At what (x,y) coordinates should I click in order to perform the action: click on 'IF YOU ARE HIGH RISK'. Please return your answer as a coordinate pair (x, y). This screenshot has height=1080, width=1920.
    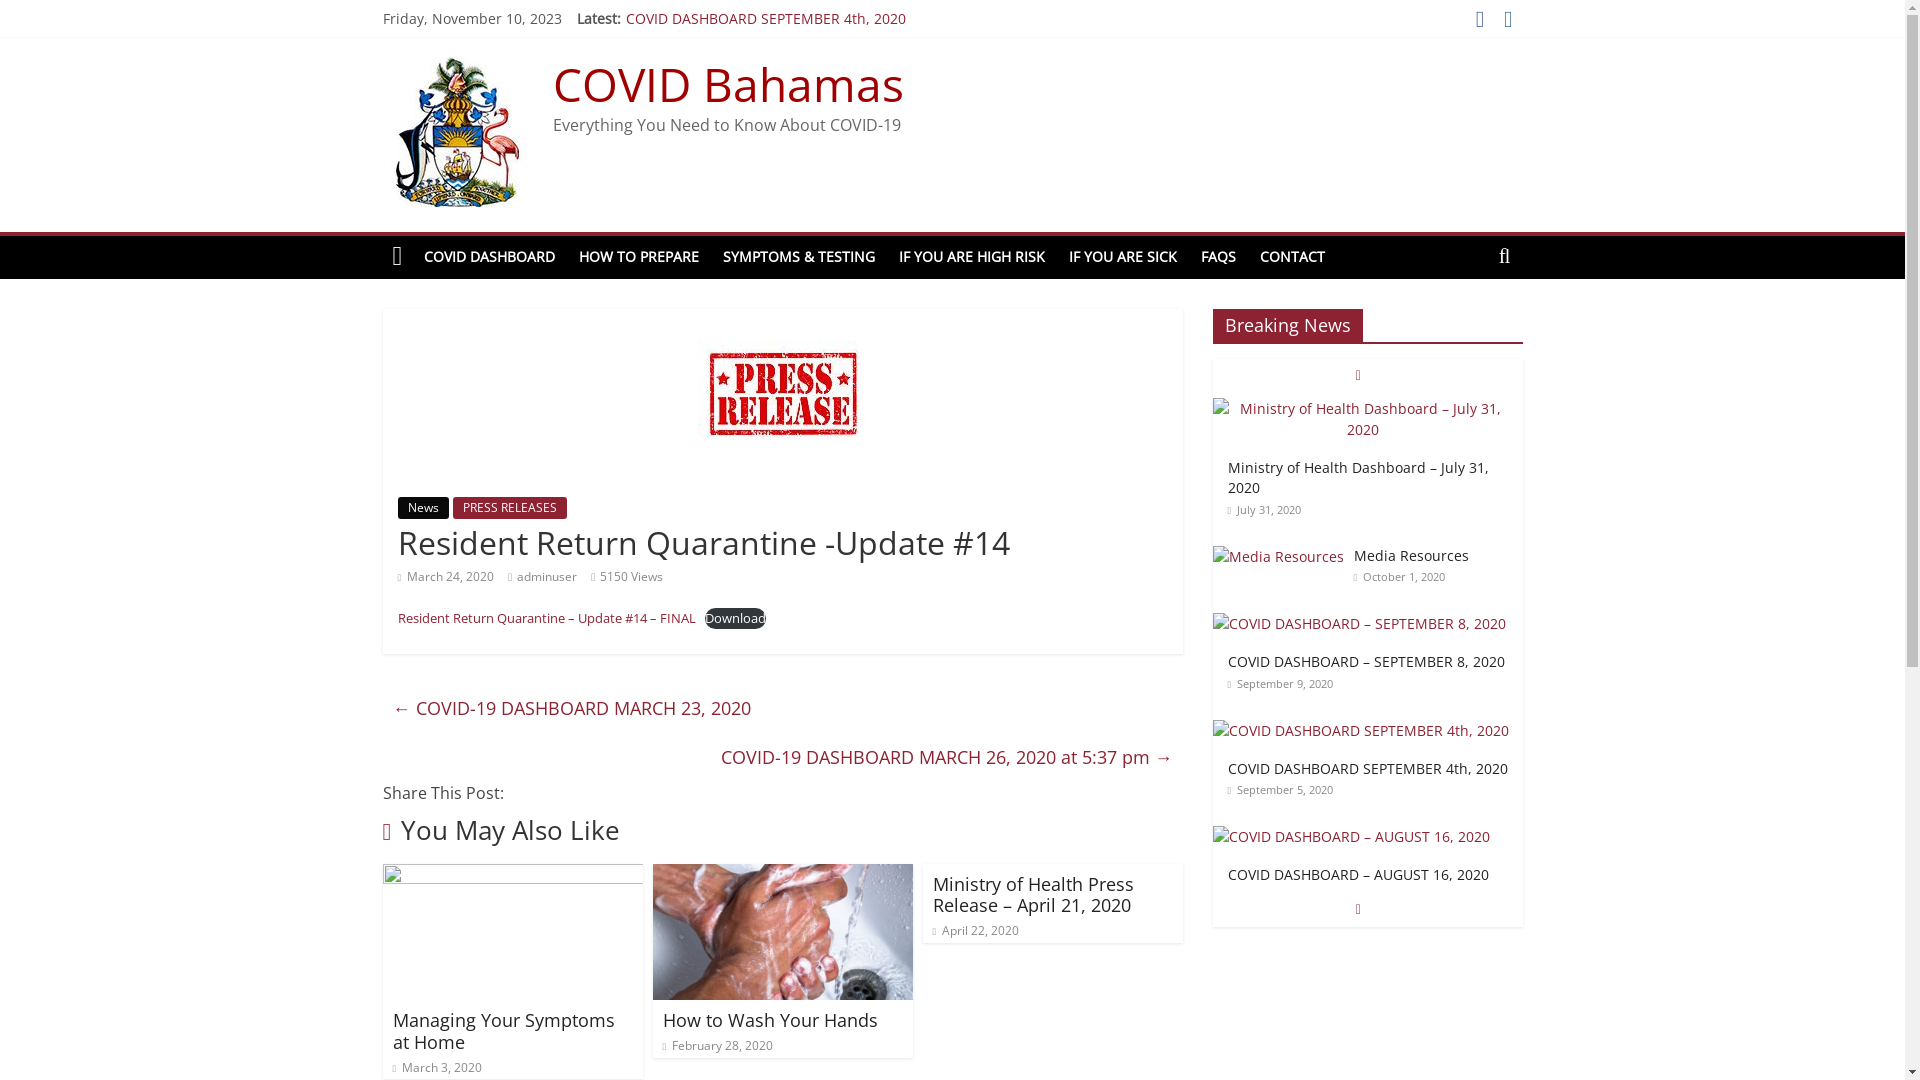
    Looking at the image, I should click on (971, 256).